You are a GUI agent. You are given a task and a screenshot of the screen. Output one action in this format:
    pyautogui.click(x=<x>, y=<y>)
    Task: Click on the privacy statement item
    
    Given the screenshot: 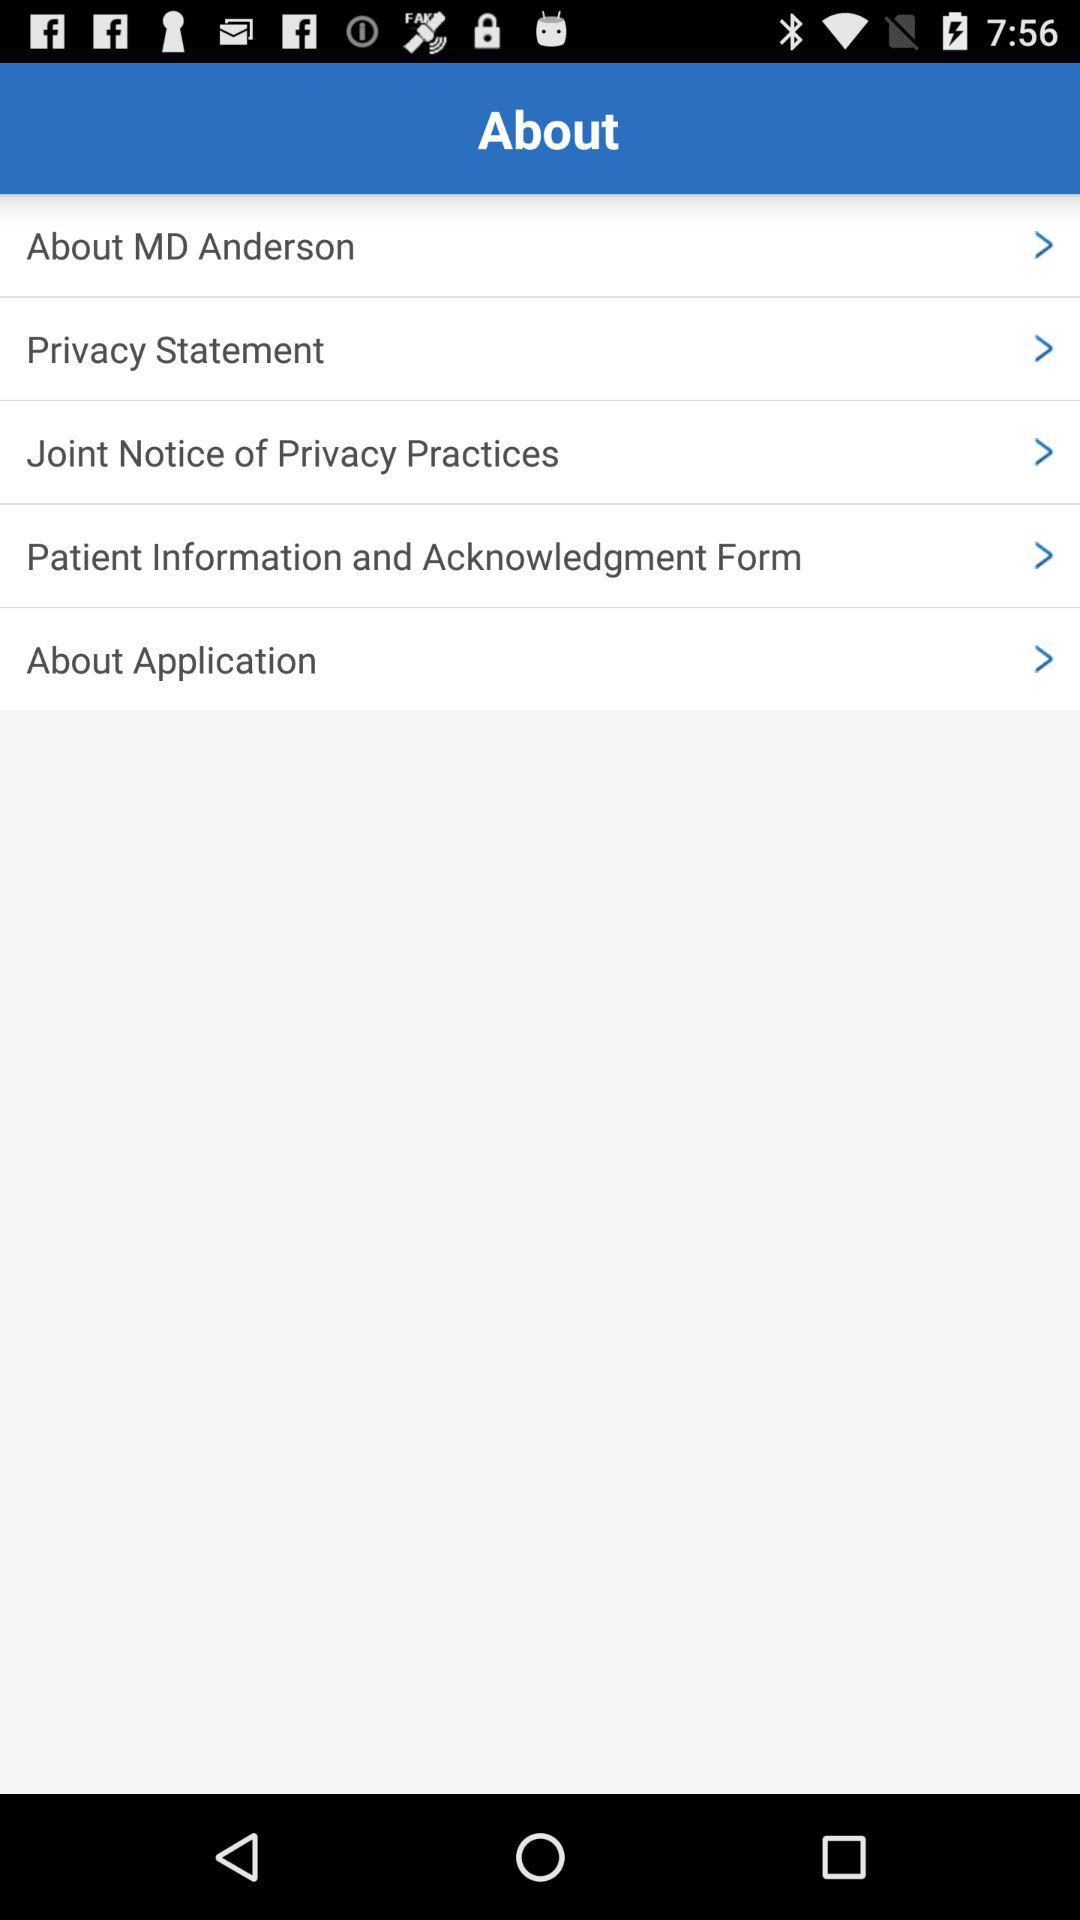 What is the action you would take?
    pyautogui.click(x=540, y=348)
    